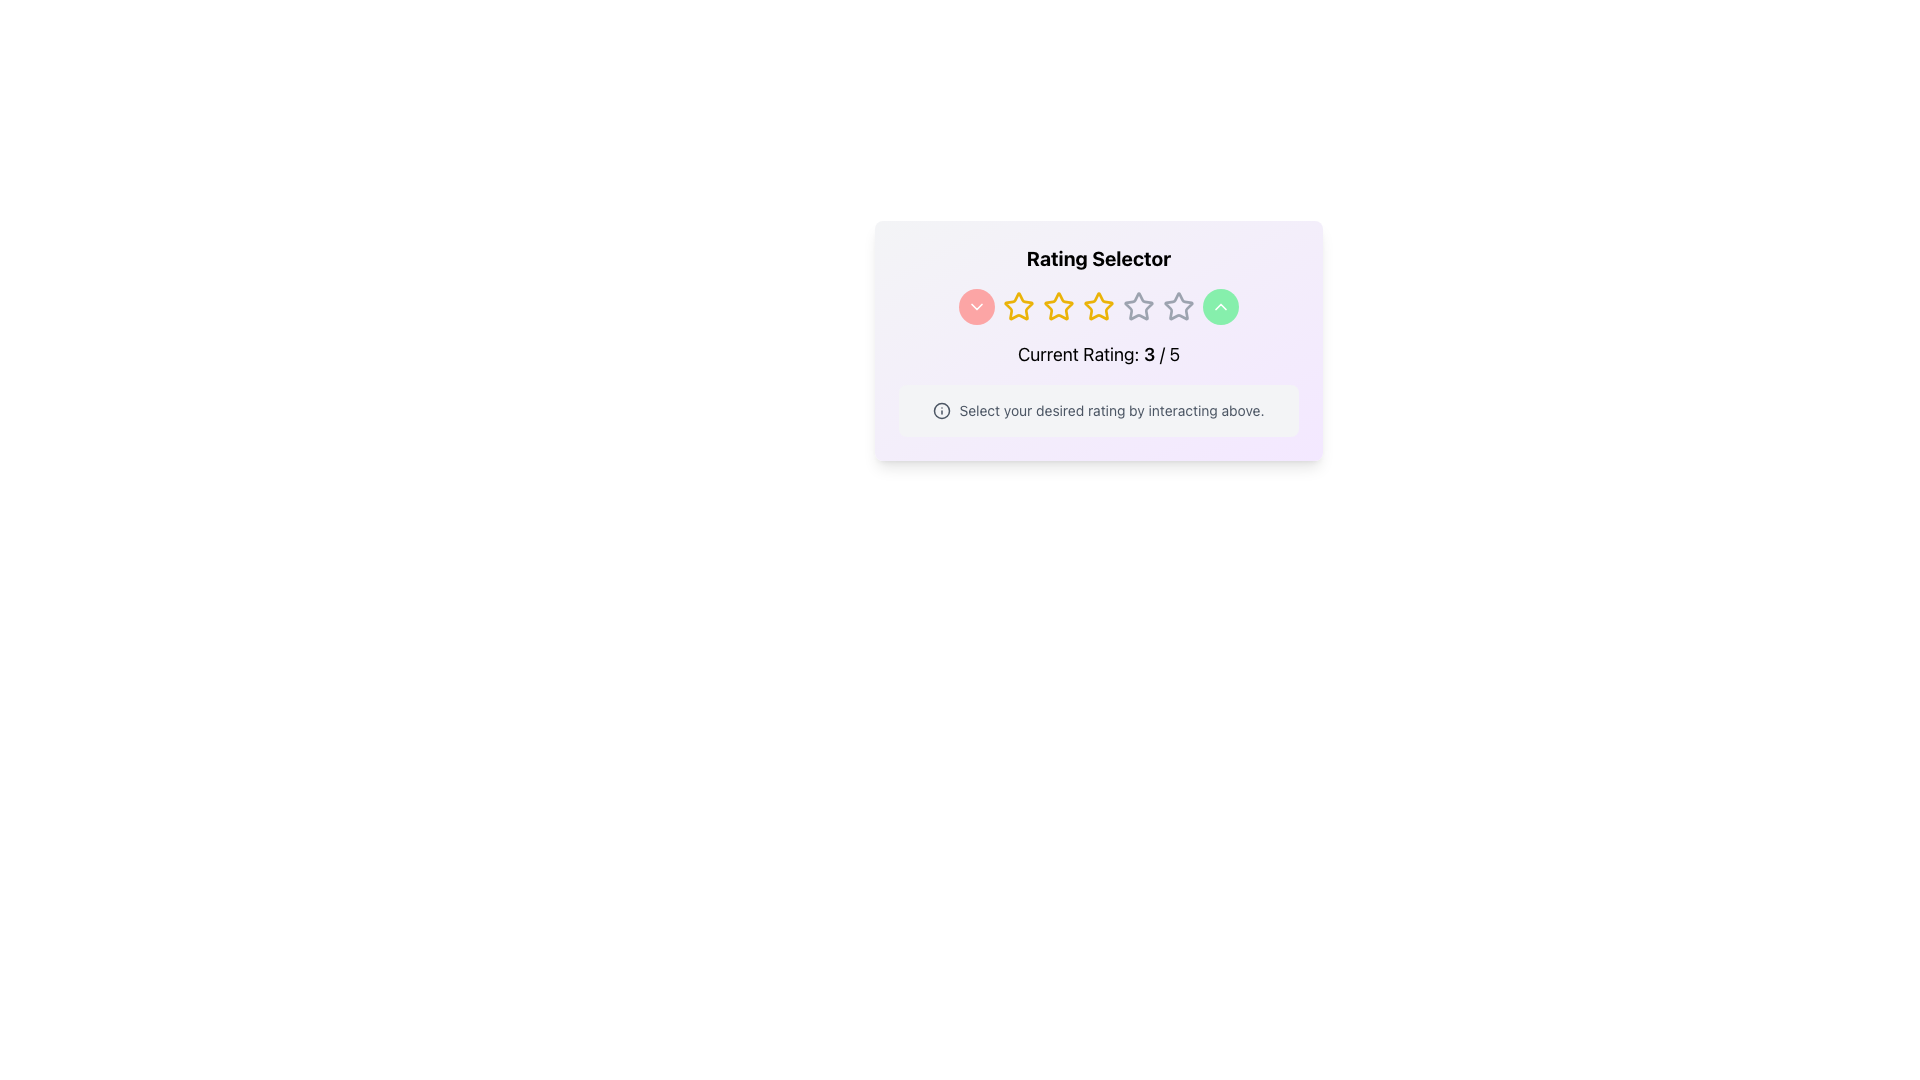  What do you see at coordinates (1098, 307) in the screenshot?
I see `the third star in the five-star rating system, located below the 'Rating Selector' heading` at bounding box center [1098, 307].